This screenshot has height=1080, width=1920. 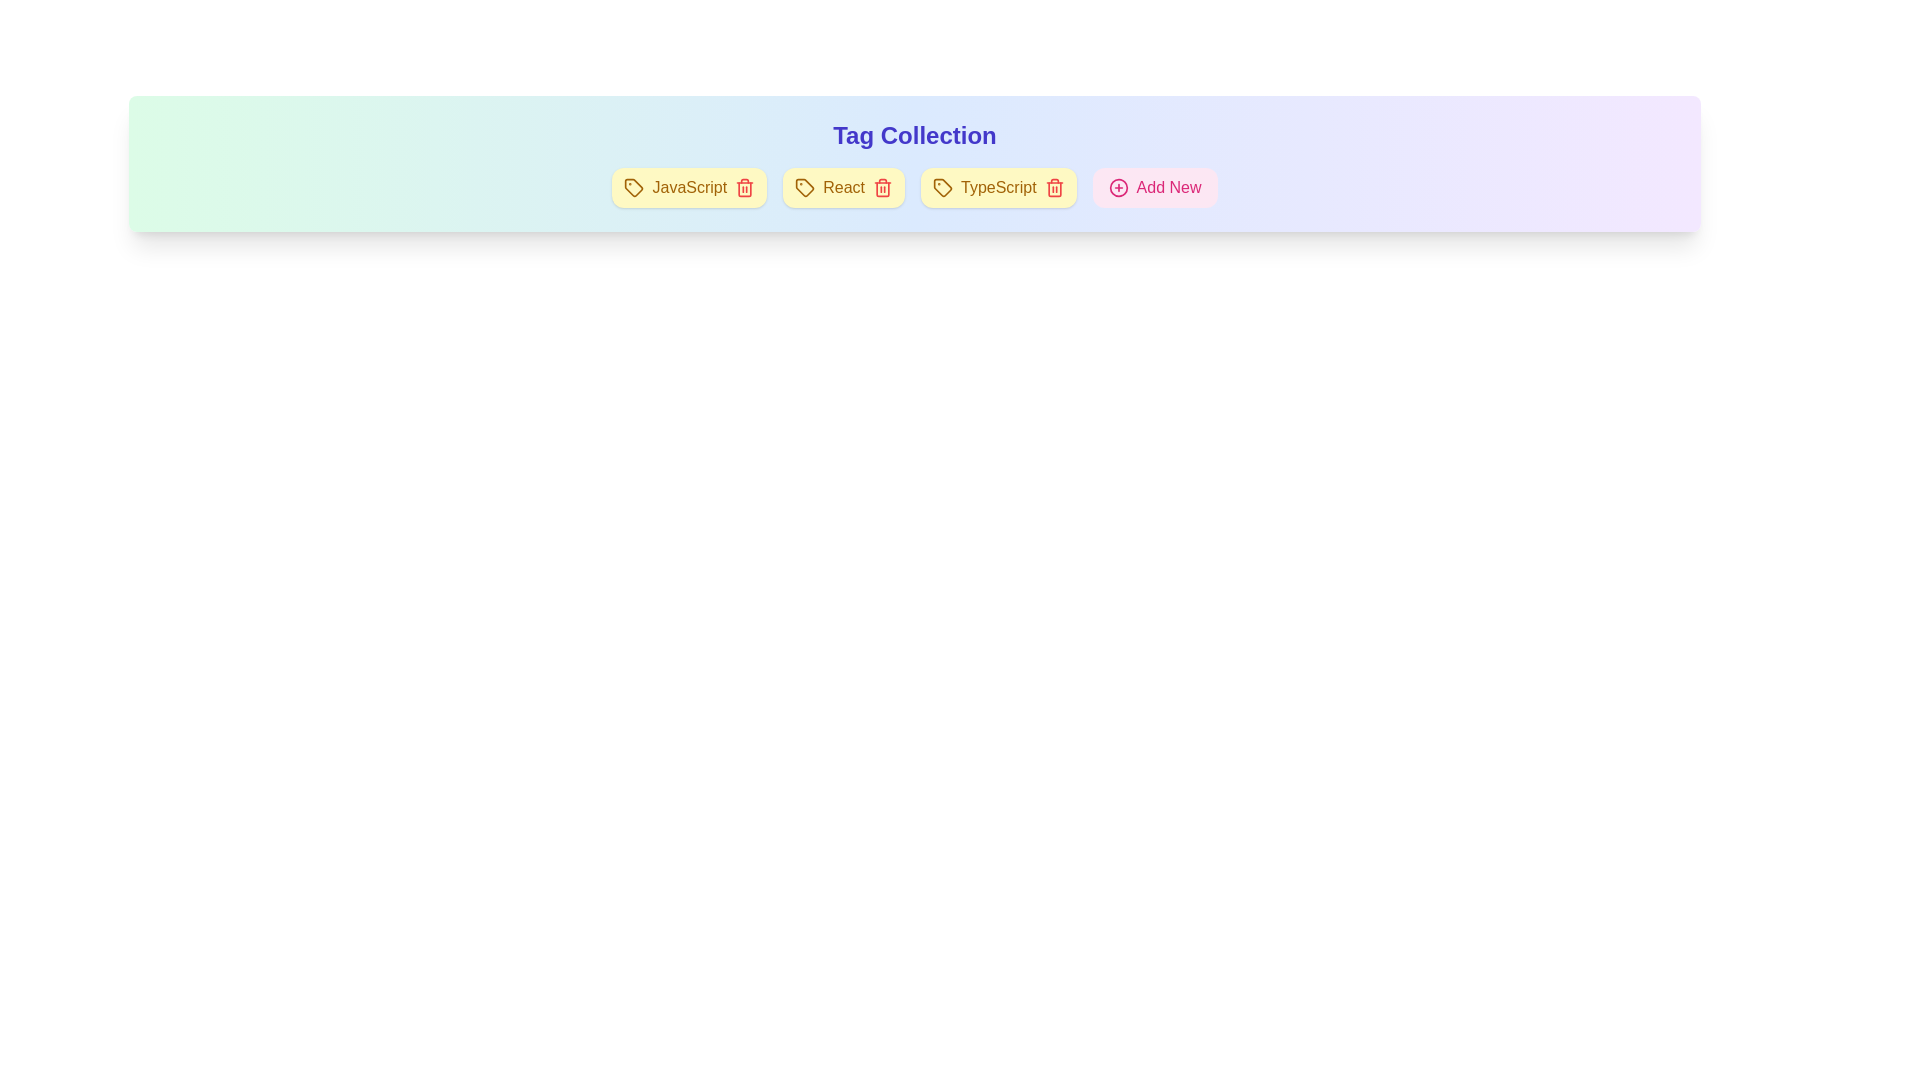 I want to click on the circular shape of the 'Add New' button located at the far-right side of the toolbar, which is part of the SVG icon element with a plus sign, so click(x=1117, y=188).